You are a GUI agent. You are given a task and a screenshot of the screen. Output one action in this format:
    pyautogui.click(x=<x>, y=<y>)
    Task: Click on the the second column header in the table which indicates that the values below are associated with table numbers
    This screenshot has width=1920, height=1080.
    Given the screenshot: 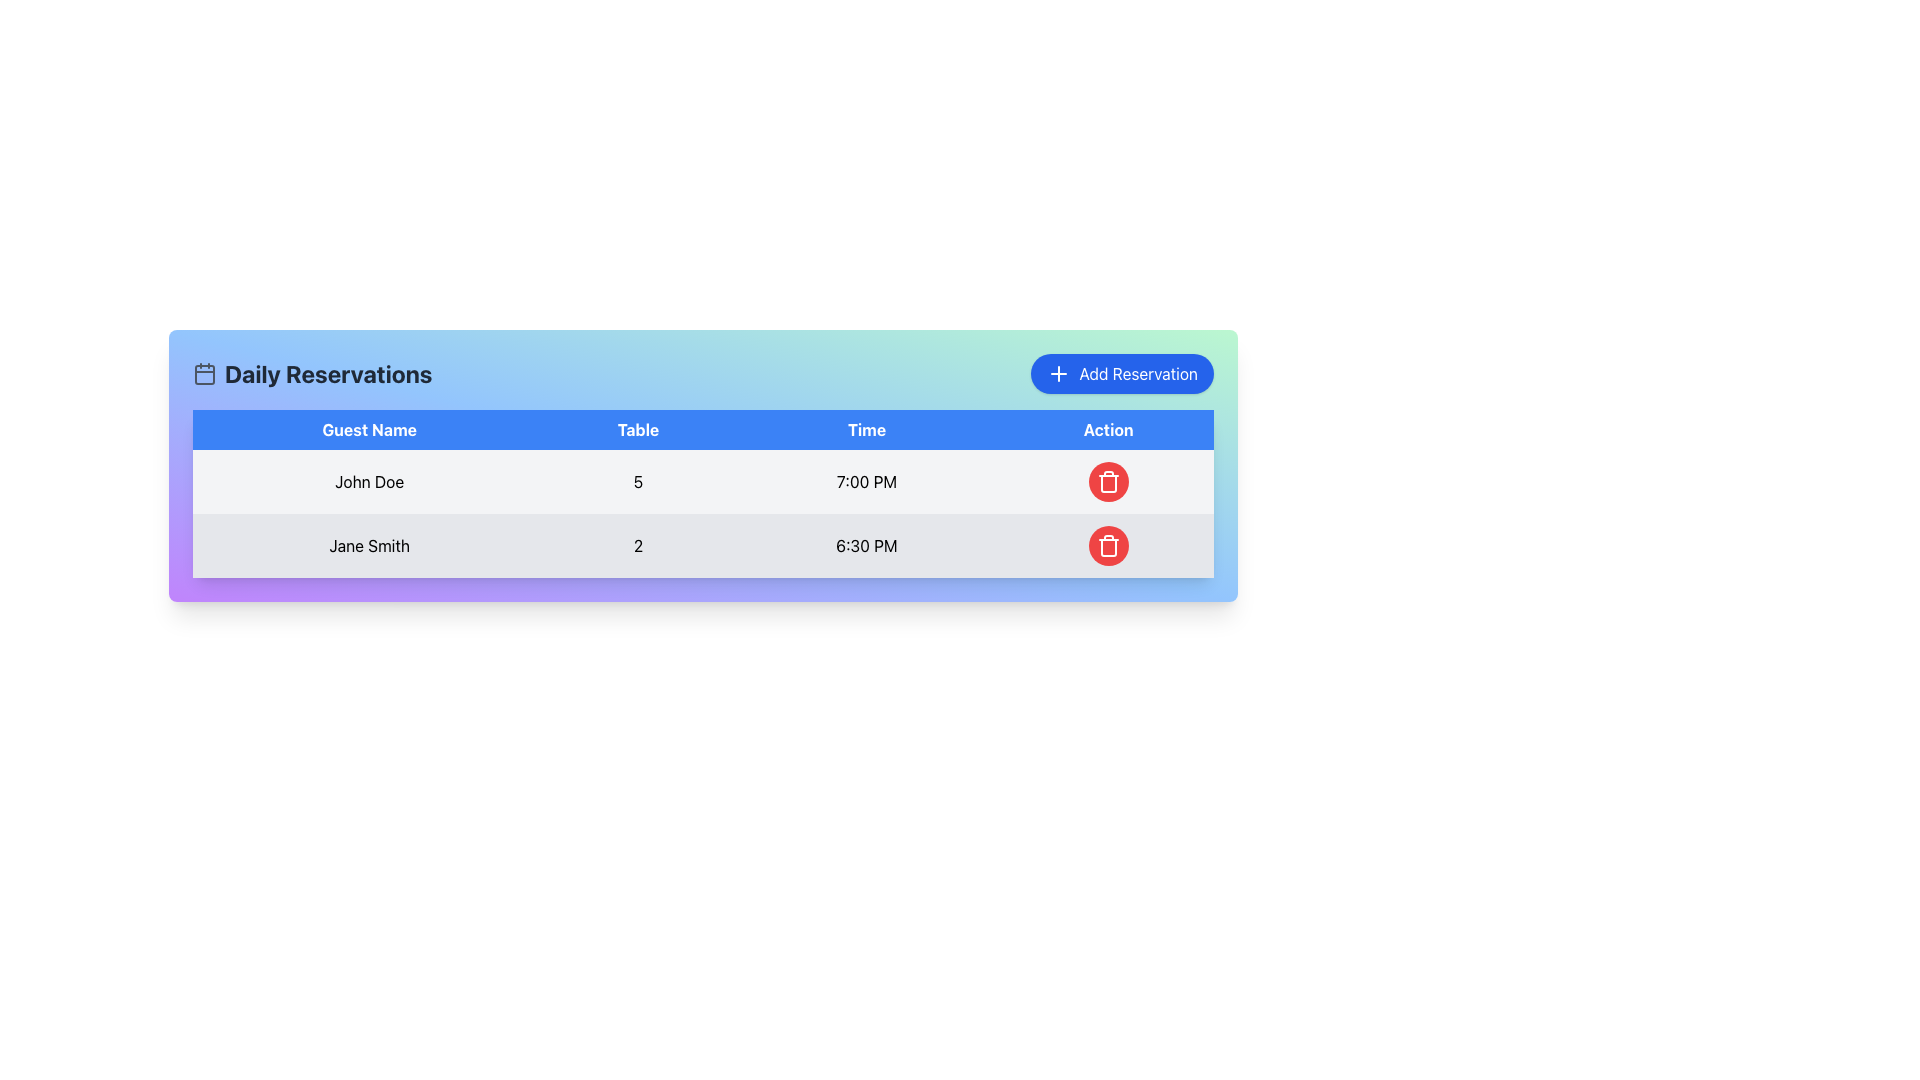 What is the action you would take?
    pyautogui.click(x=637, y=428)
    